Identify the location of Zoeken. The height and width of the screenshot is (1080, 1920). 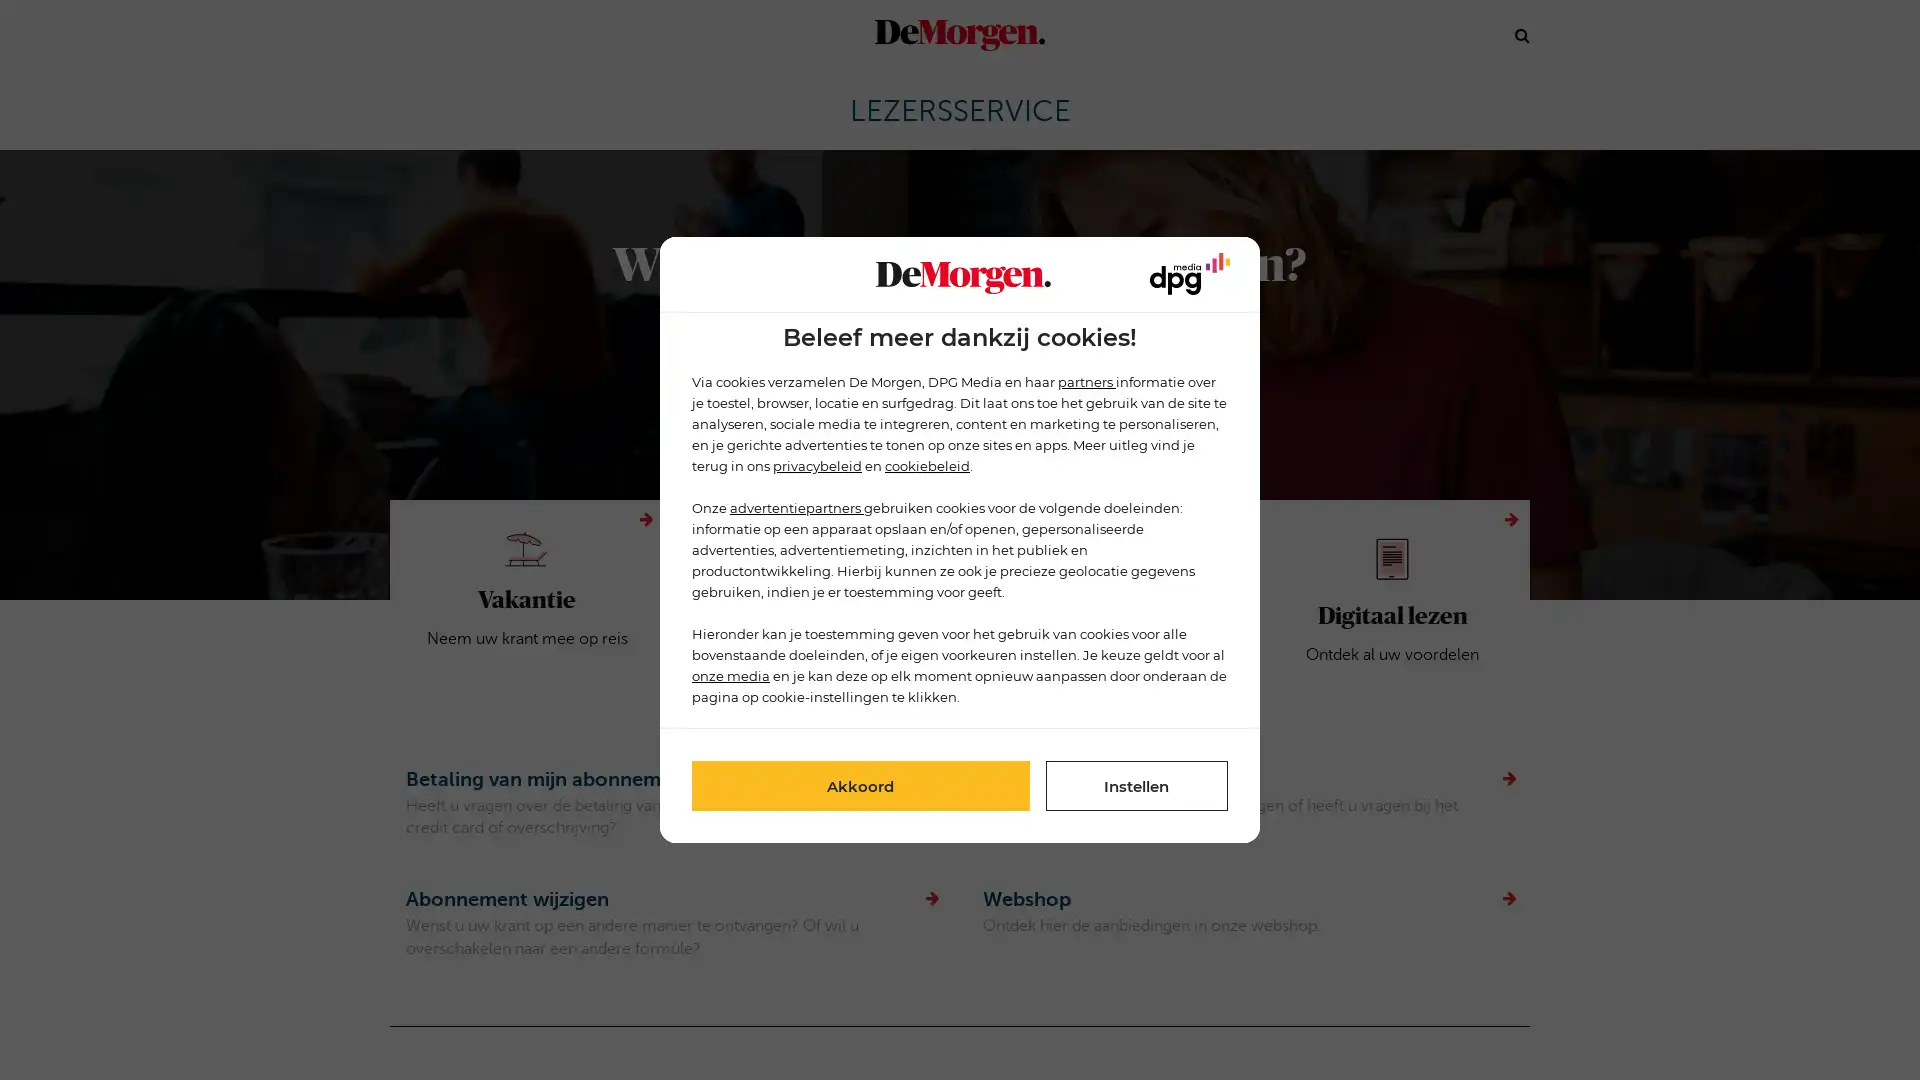
(1110, 374).